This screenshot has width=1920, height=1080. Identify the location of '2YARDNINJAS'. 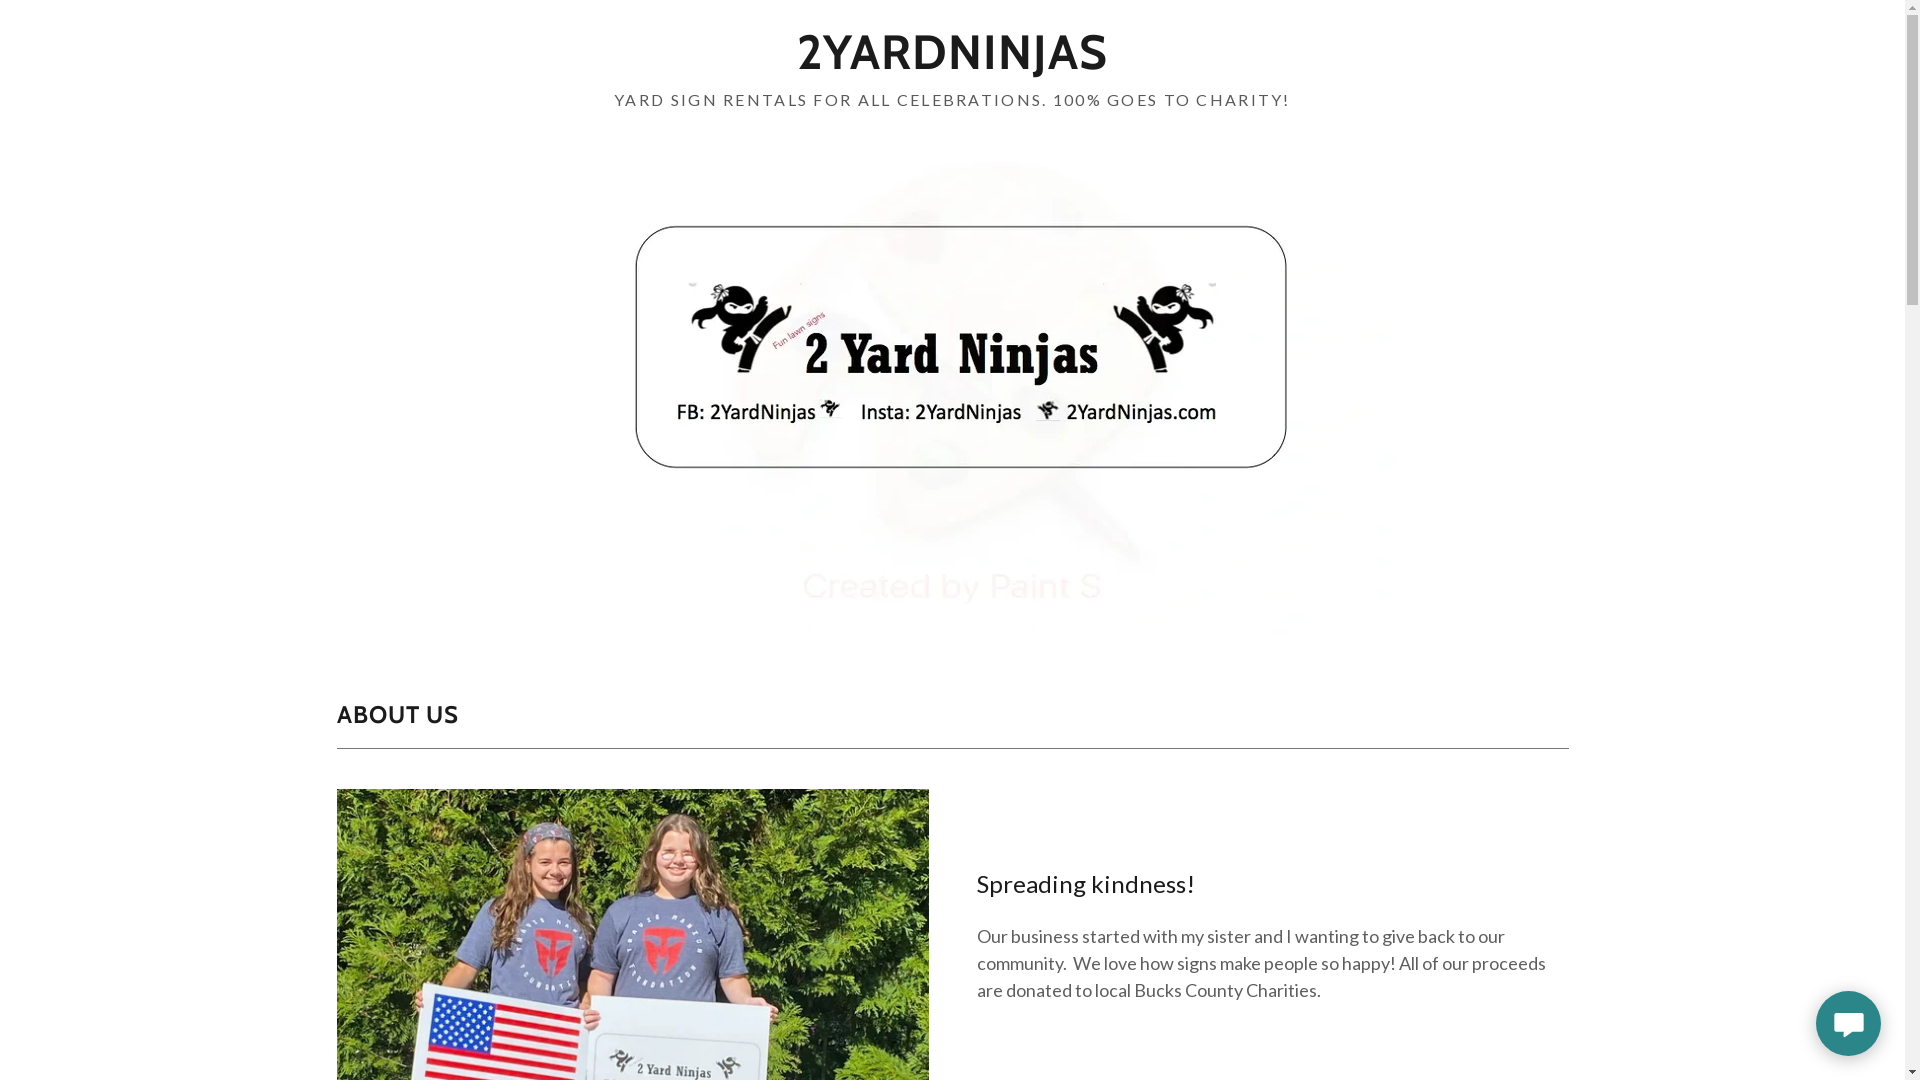
(951, 60).